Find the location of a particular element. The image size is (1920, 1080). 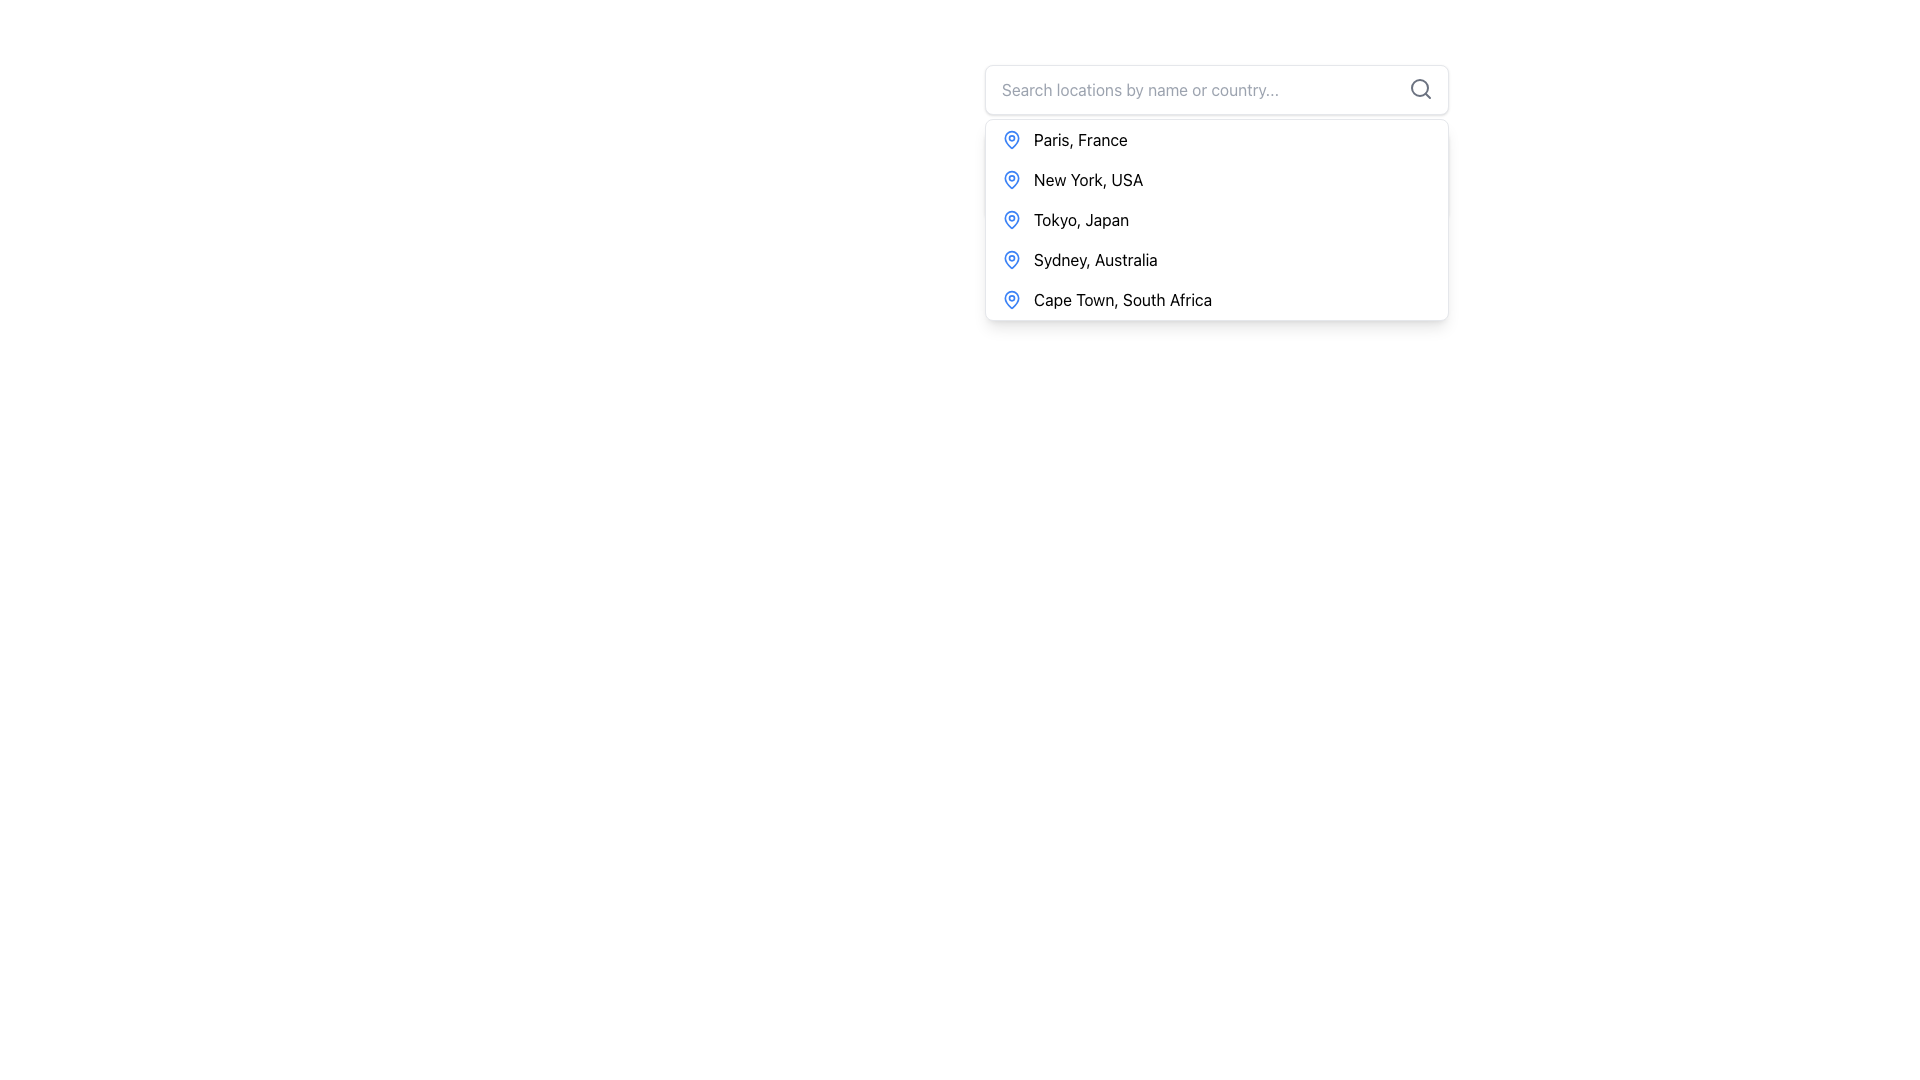

the decorative SVG Circle element of the magnifying glass icon that symbolizes search functionality, located at the top-right corner of the search bar is located at coordinates (1419, 87).